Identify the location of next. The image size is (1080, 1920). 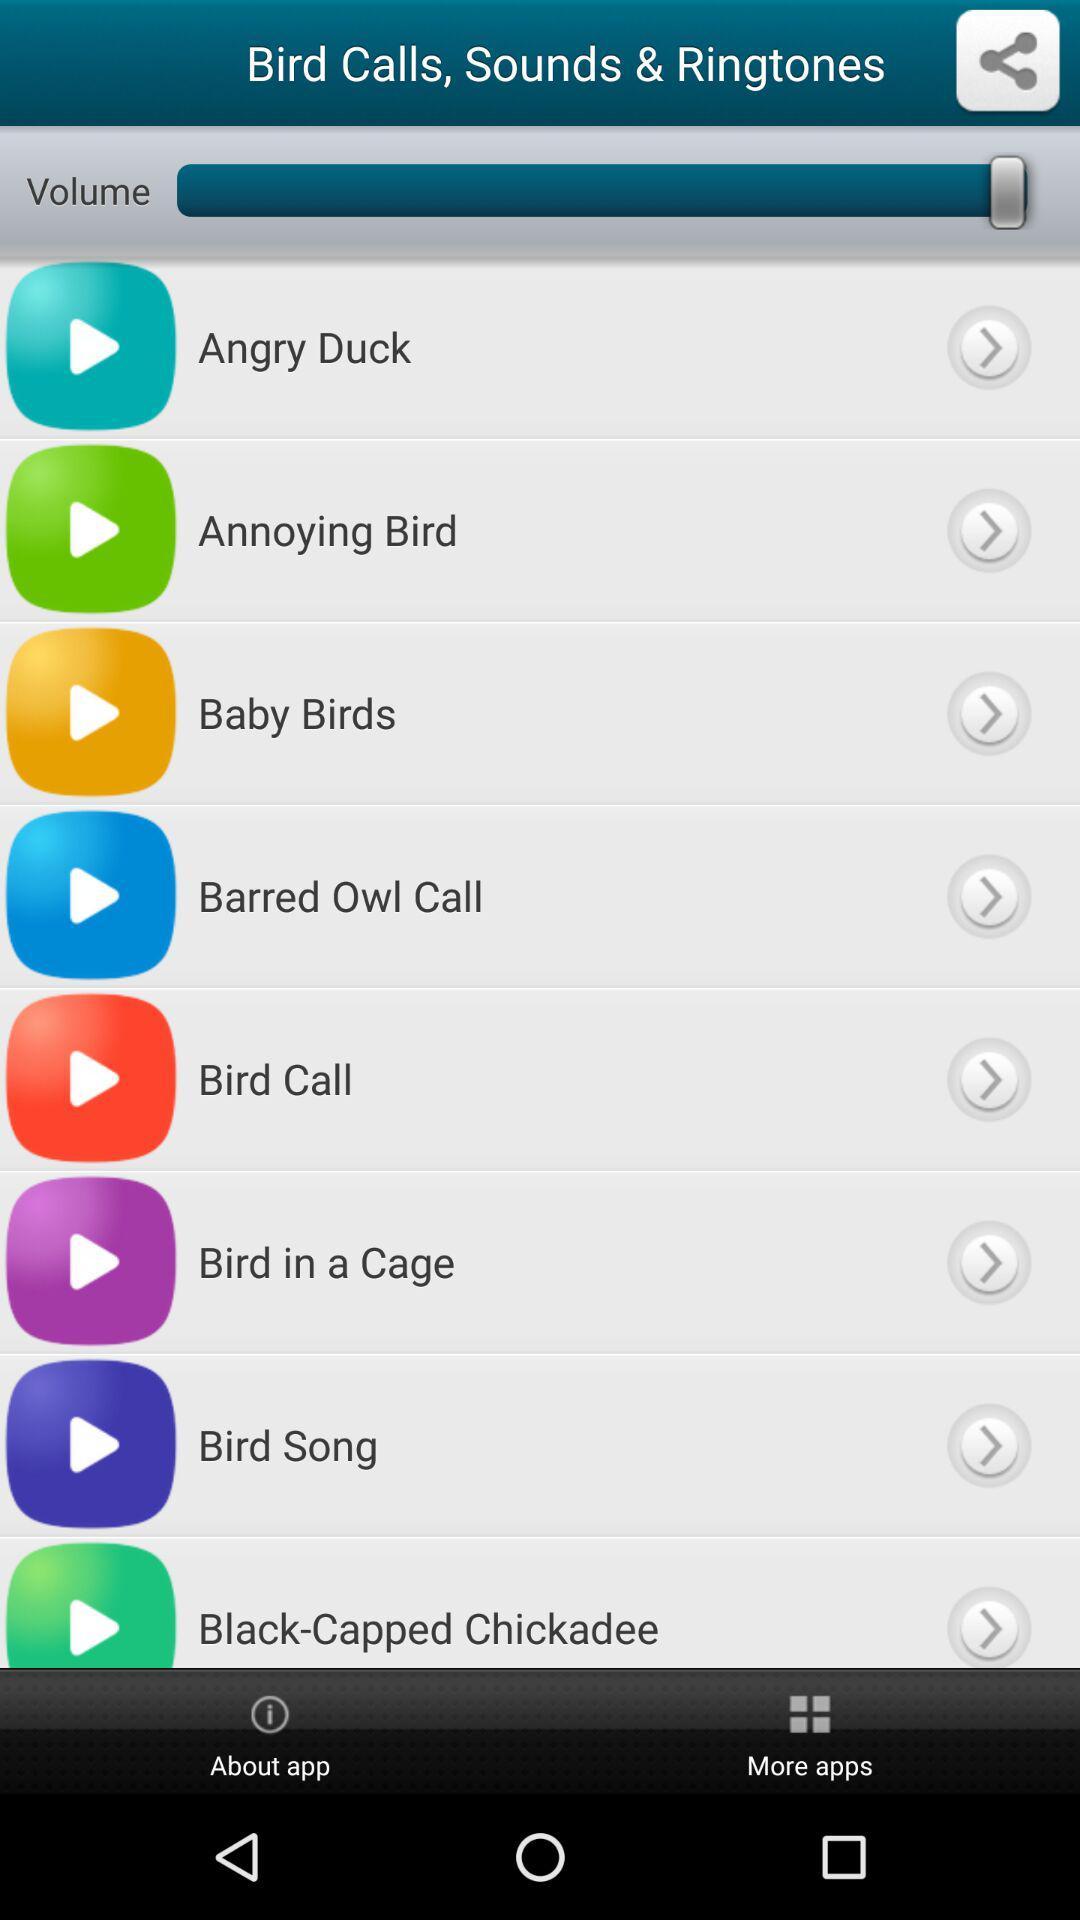
(987, 346).